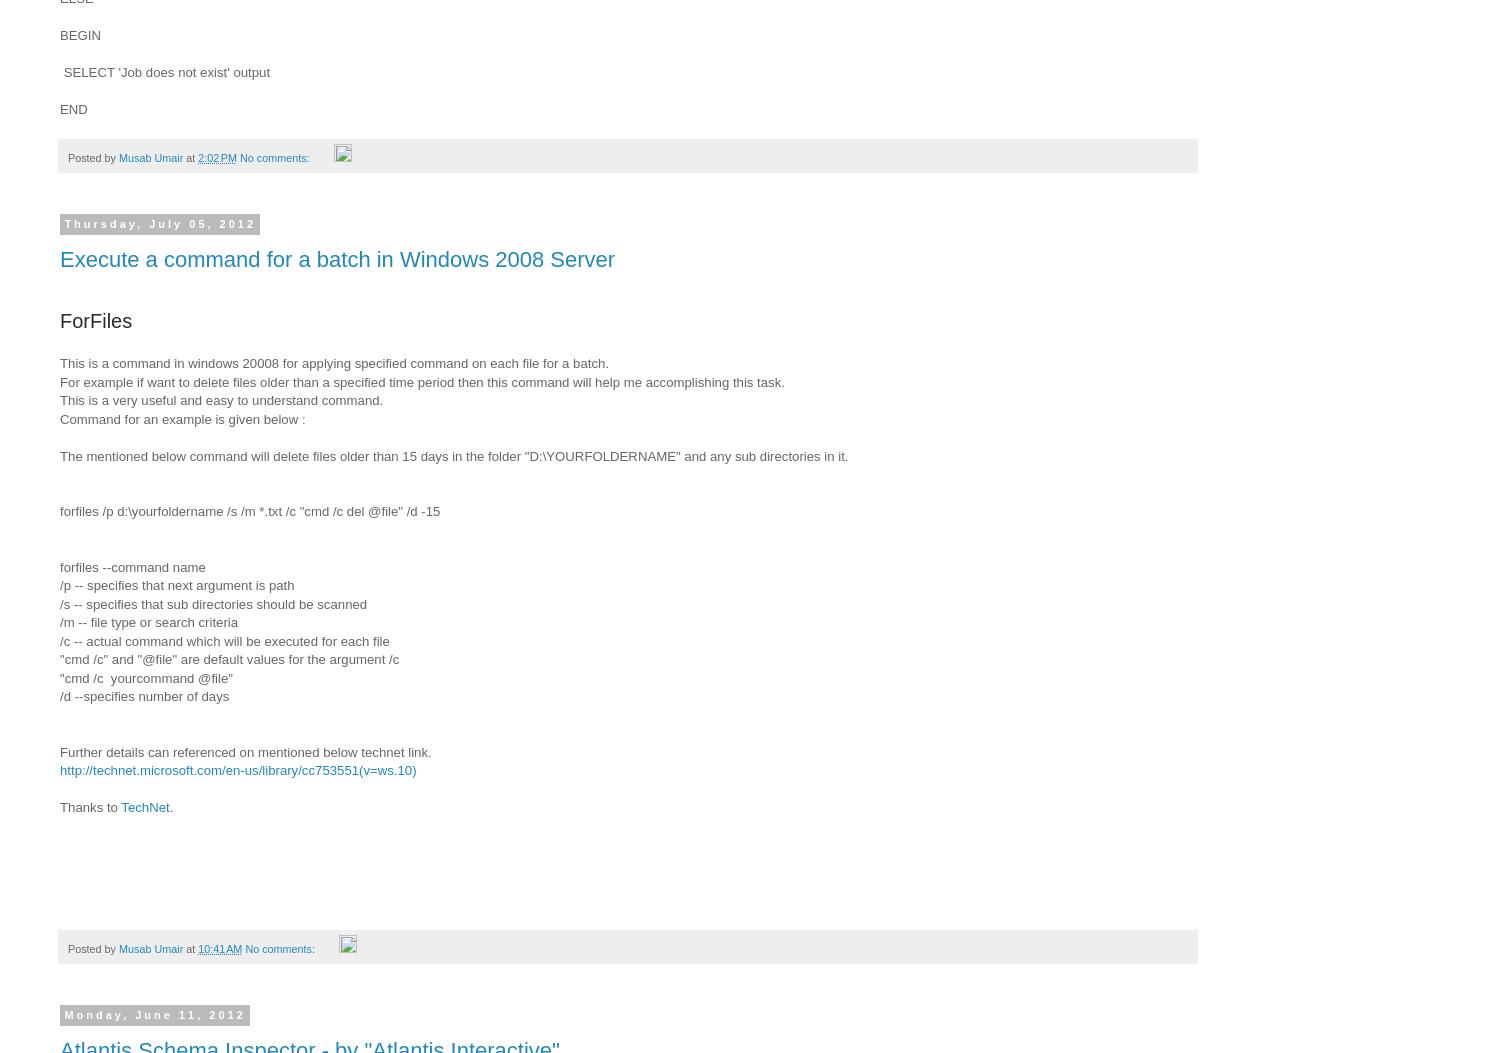 The image size is (1508, 1053). What do you see at coordinates (132, 565) in the screenshot?
I see `'forfiles --command name'` at bounding box center [132, 565].